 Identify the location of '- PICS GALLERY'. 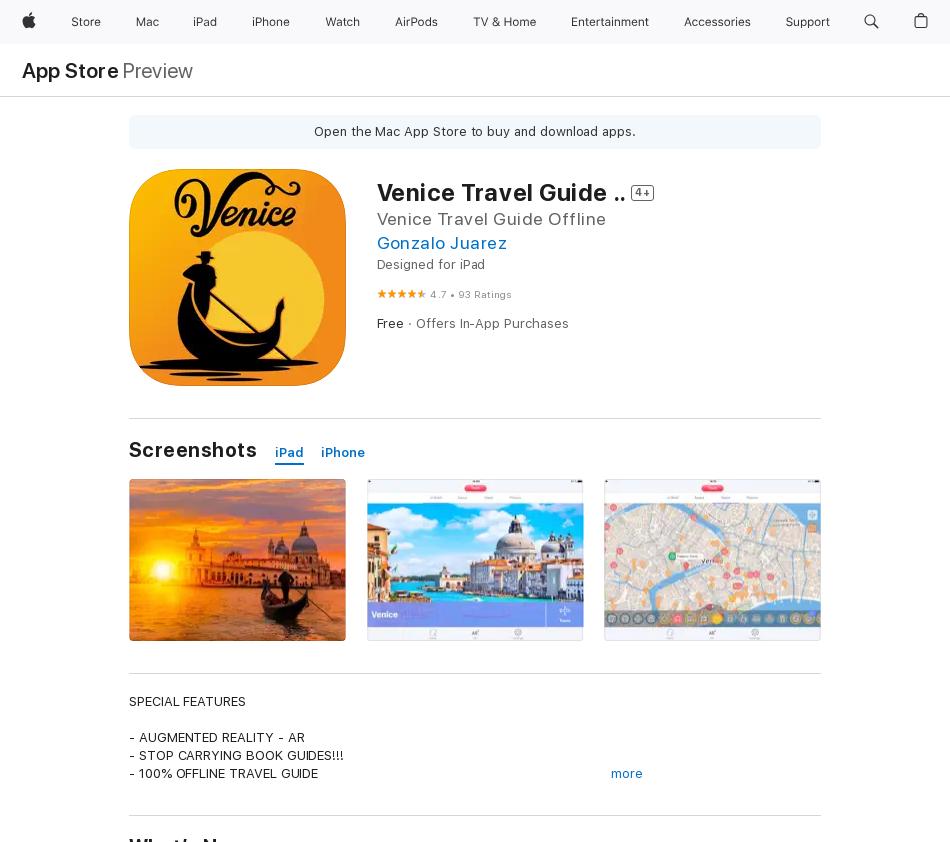
(178, 827).